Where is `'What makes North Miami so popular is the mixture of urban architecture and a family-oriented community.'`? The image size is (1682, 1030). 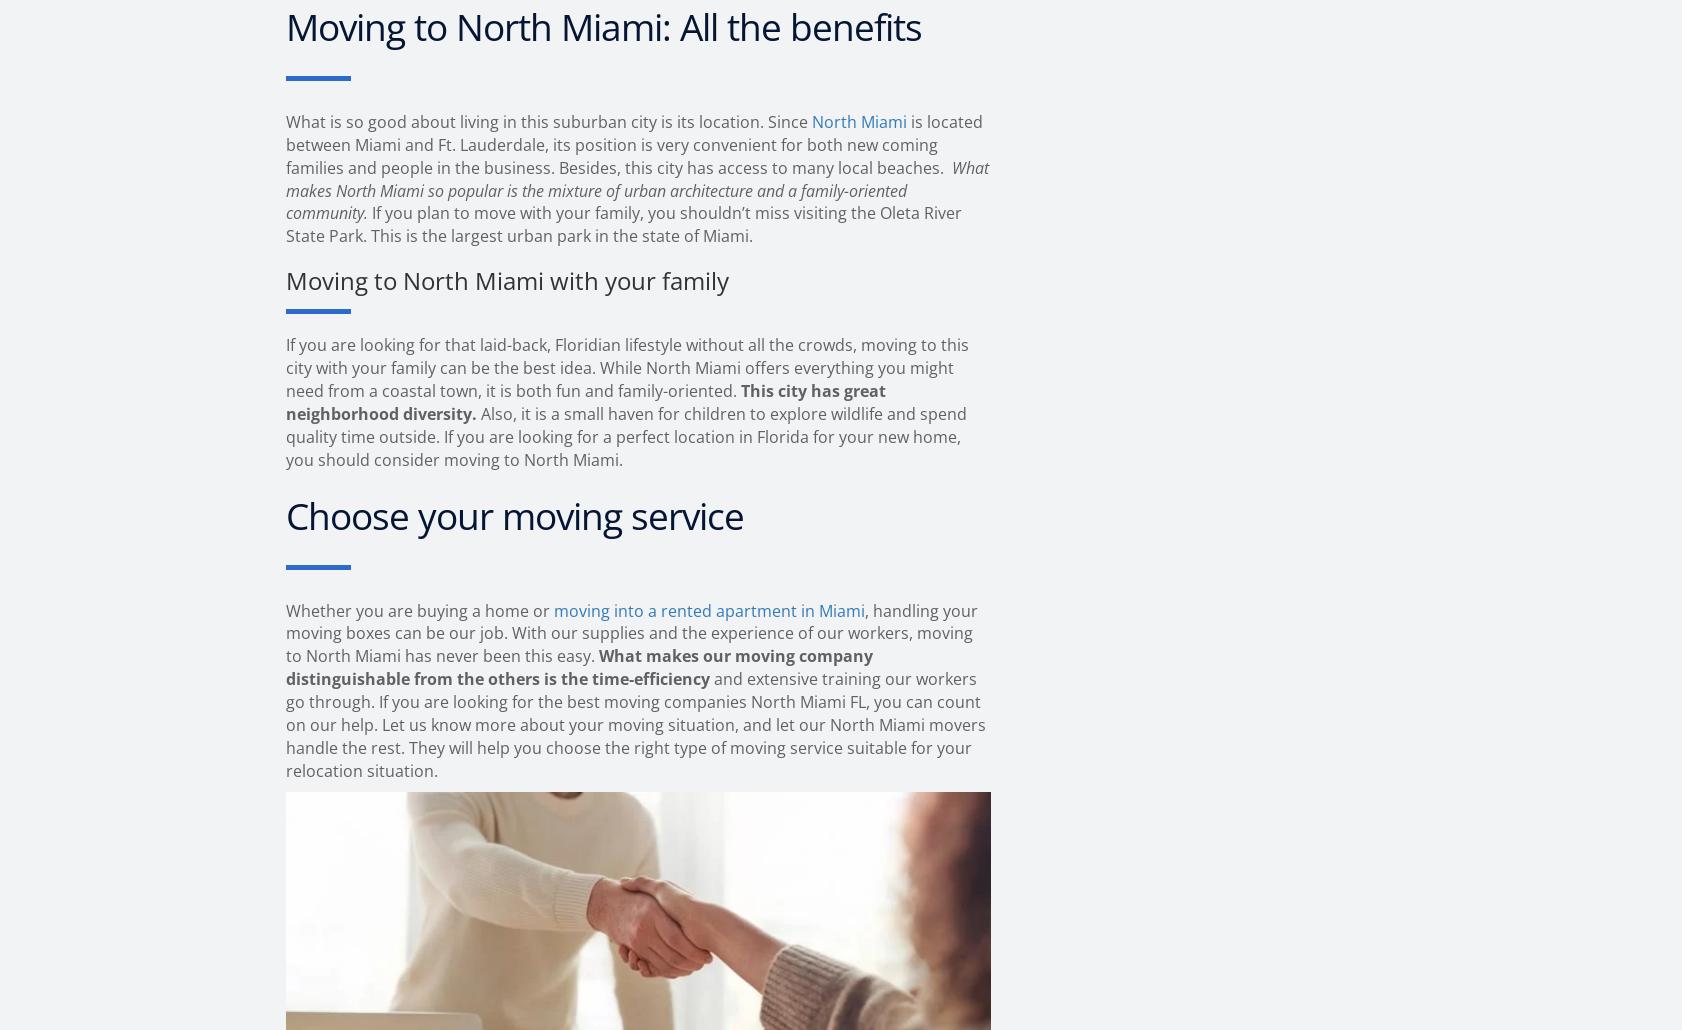
'What makes North Miami so popular is the mixture of urban architecture and a family-oriented community.' is located at coordinates (637, 190).